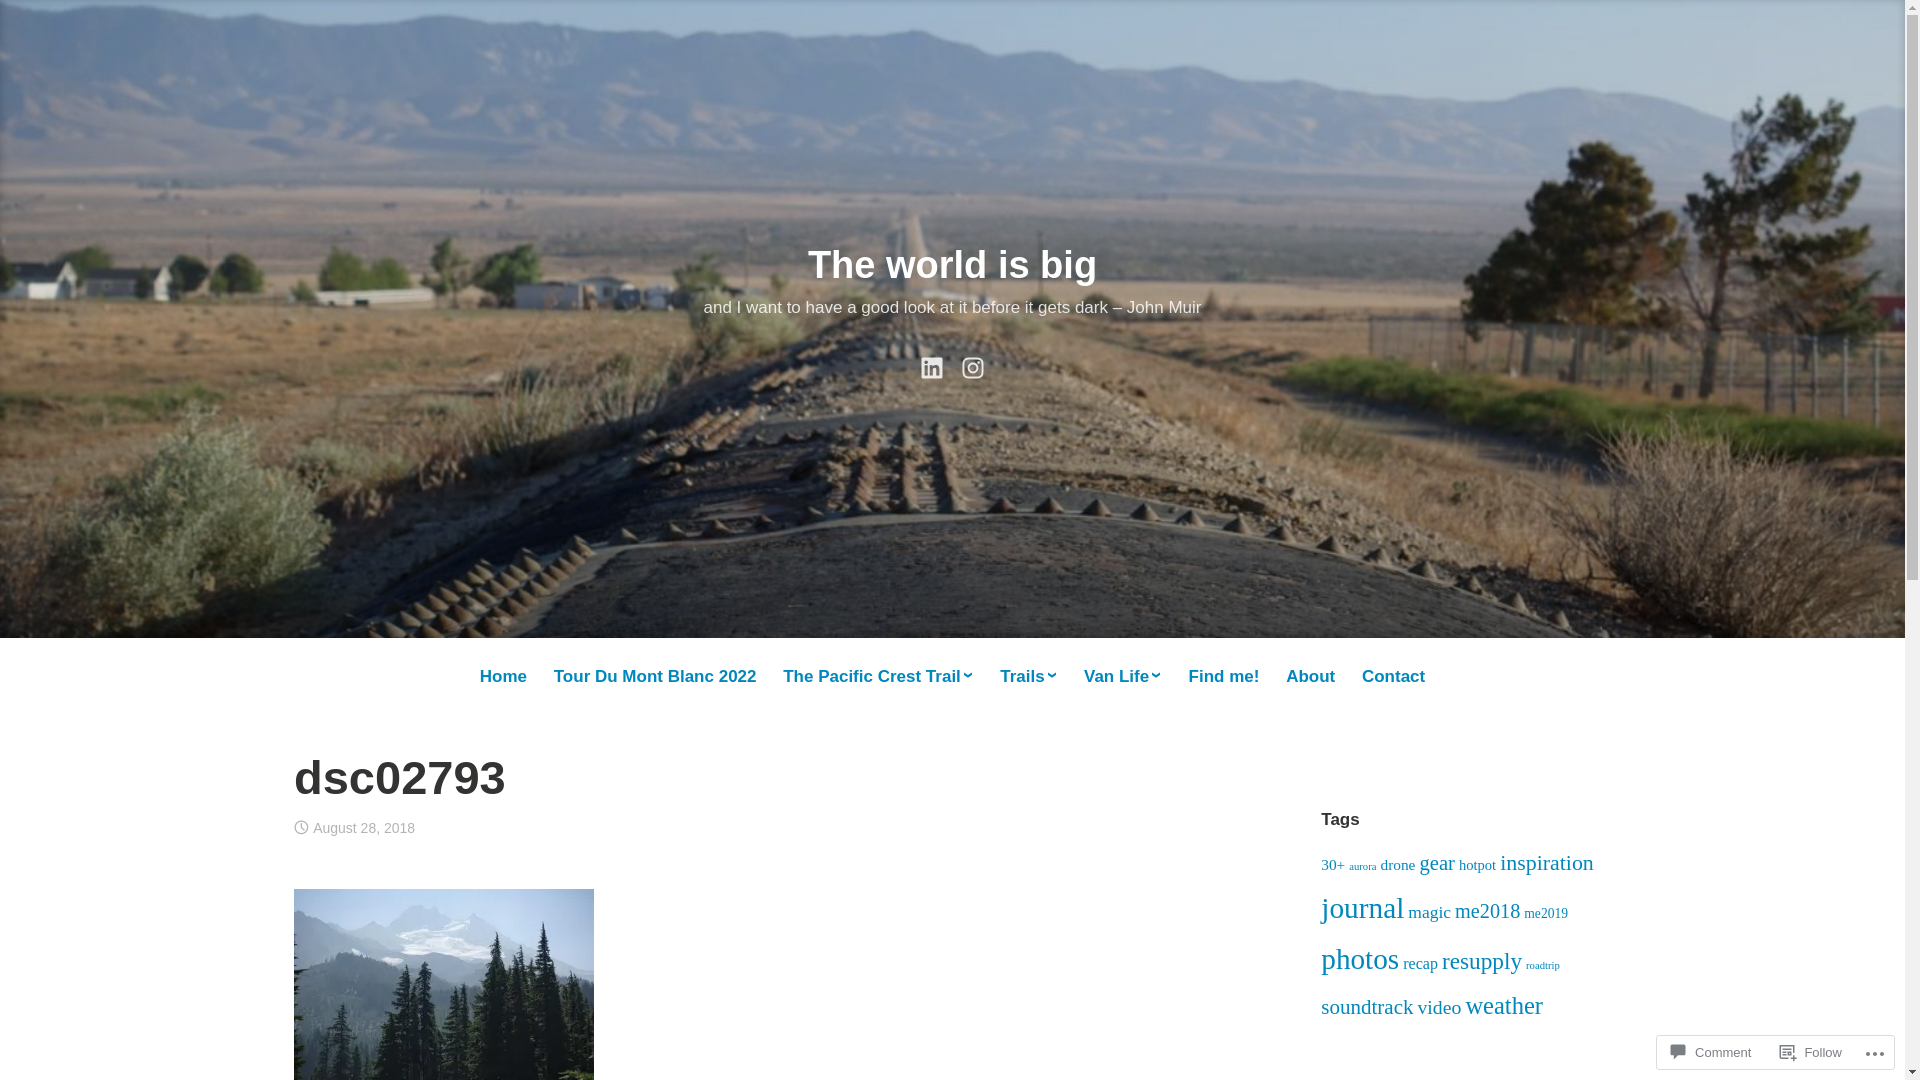 This screenshot has width=1920, height=1080. I want to click on 'resupply', so click(1482, 959).